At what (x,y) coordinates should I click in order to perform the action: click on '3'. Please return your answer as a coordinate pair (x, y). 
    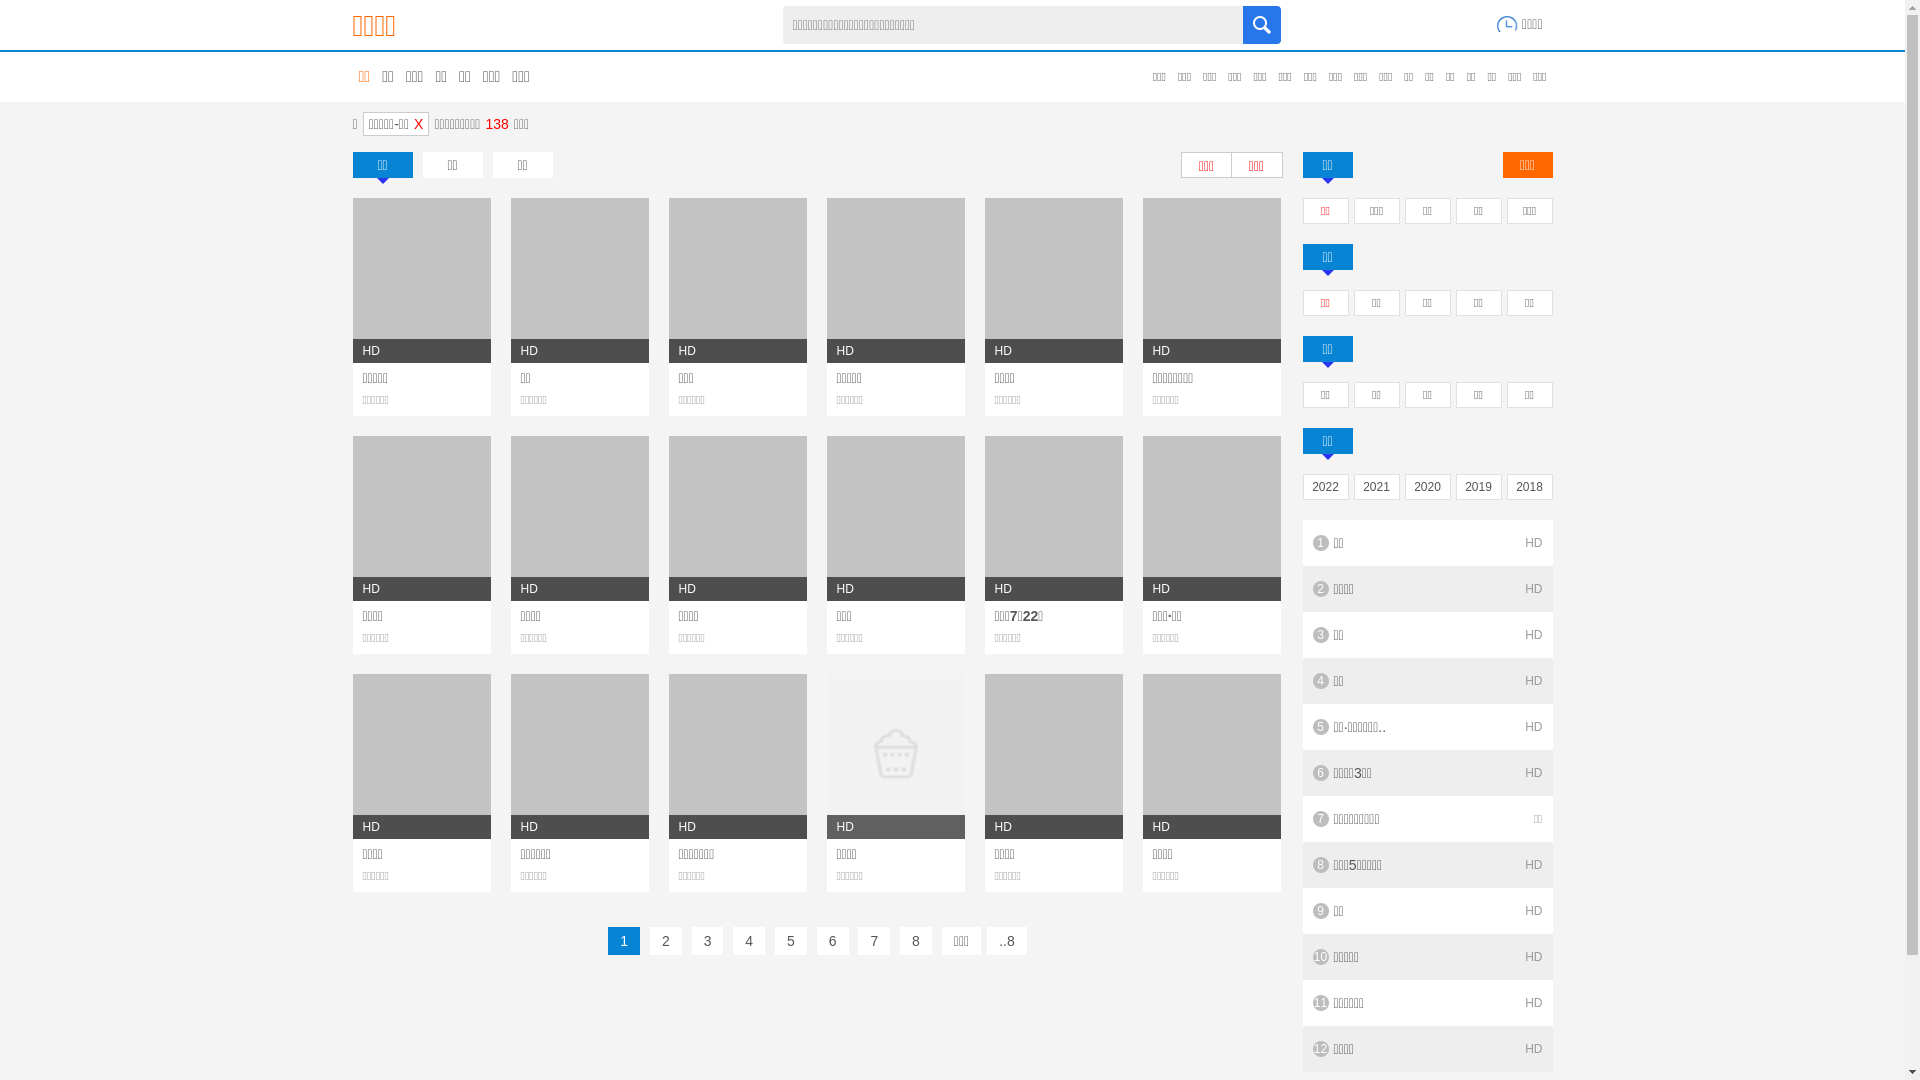
    Looking at the image, I should click on (708, 941).